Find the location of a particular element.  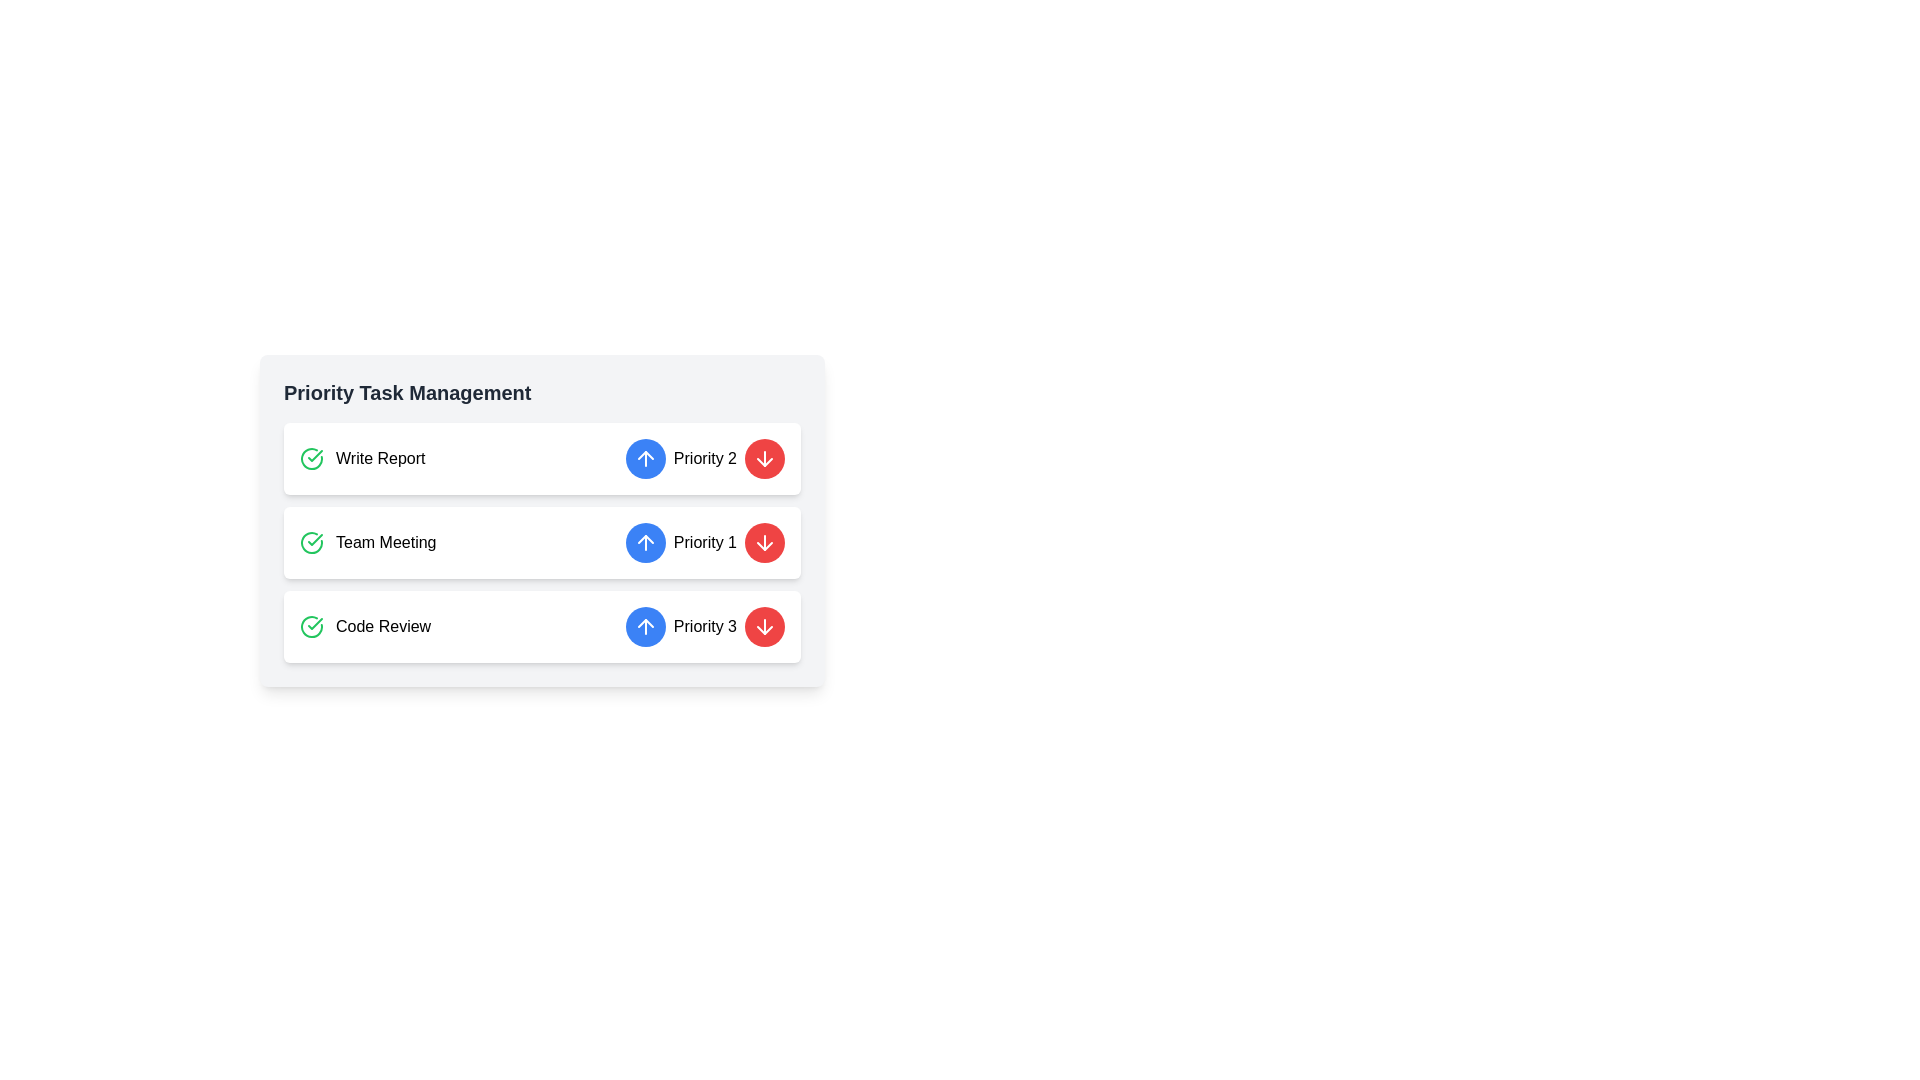

the static indicator icon representing the completion status of the 'Team Meeting' task, located to the left of the task text in the second row of the task list is located at coordinates (311, 543).